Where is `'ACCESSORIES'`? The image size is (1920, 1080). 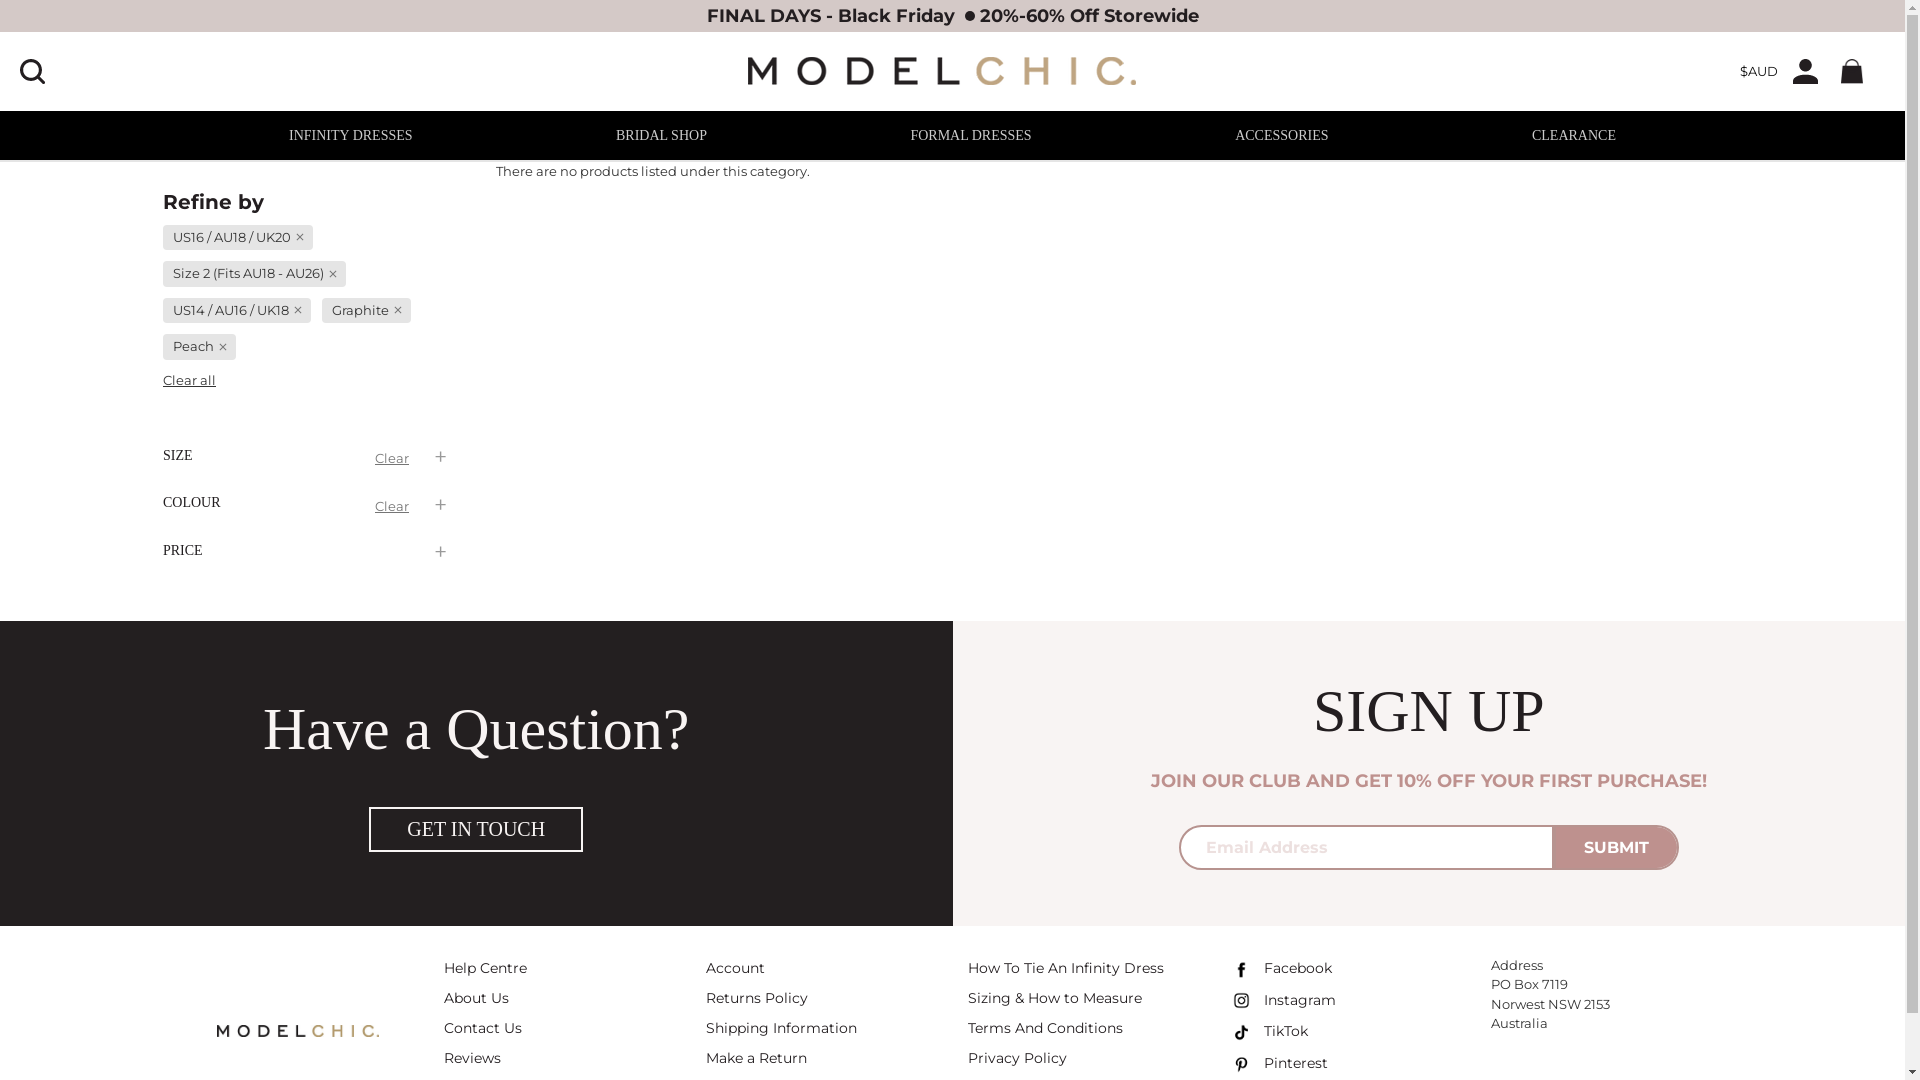 'ACCESSORIES' is located at coordinates (1281, 135).